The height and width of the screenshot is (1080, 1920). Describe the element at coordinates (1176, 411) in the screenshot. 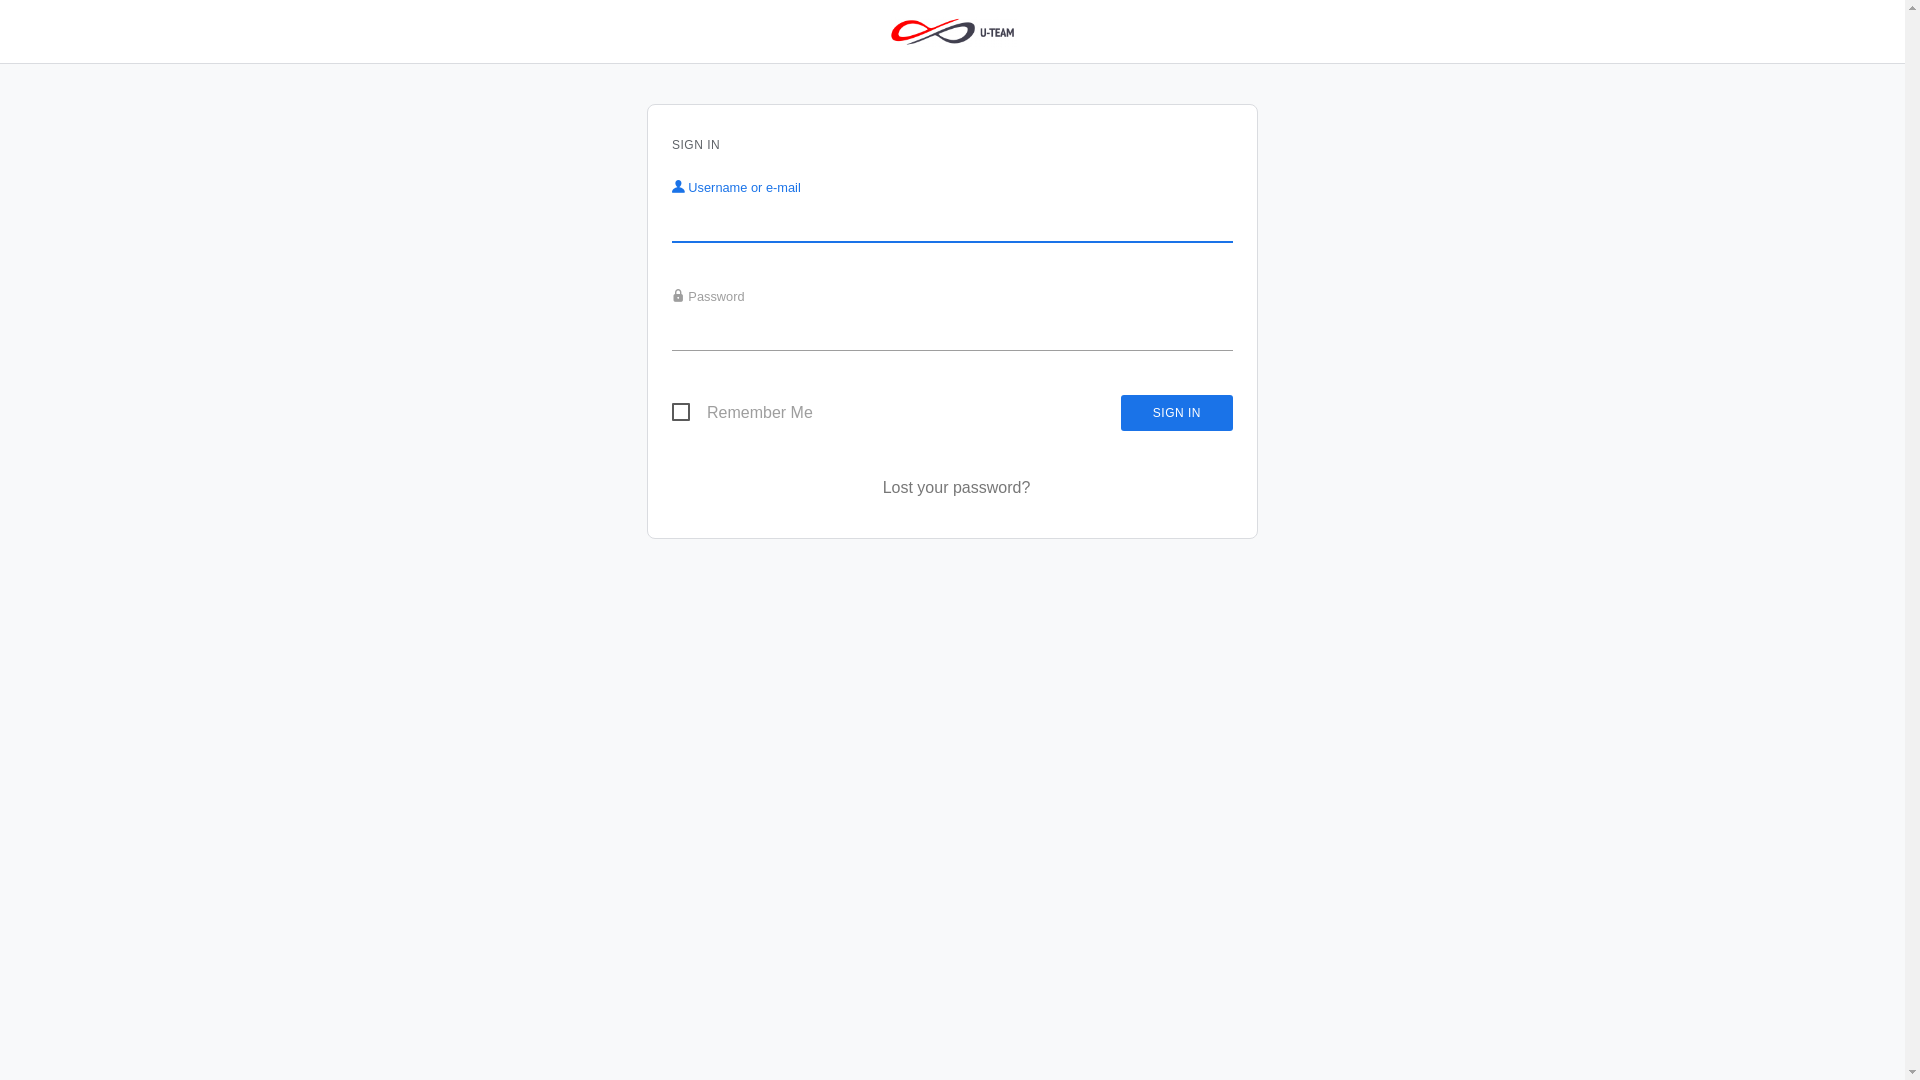

I see `'Sign in'` at that location.